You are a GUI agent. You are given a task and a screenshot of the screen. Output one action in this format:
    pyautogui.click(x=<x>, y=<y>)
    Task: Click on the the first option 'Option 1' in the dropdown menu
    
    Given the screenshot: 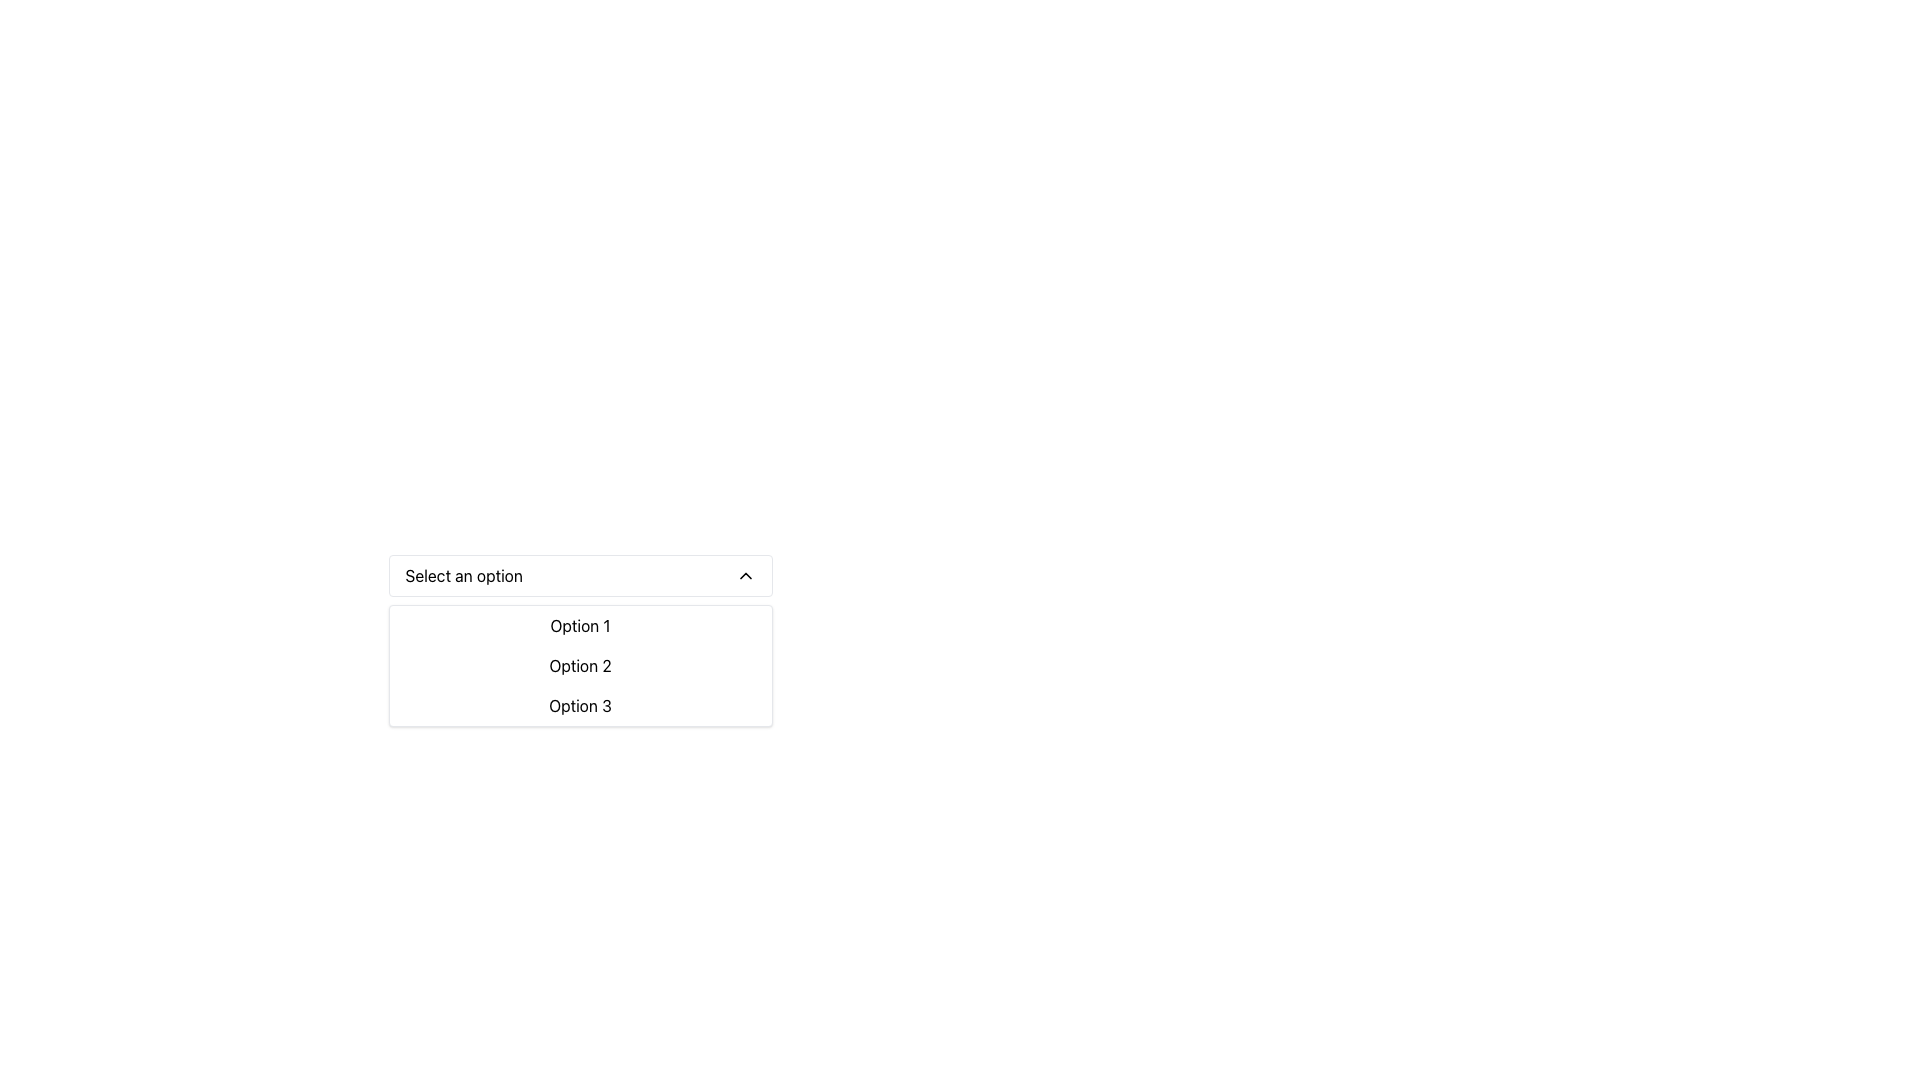 What is the action you would take?
    pyautogui.click(x=579, y=624)
    